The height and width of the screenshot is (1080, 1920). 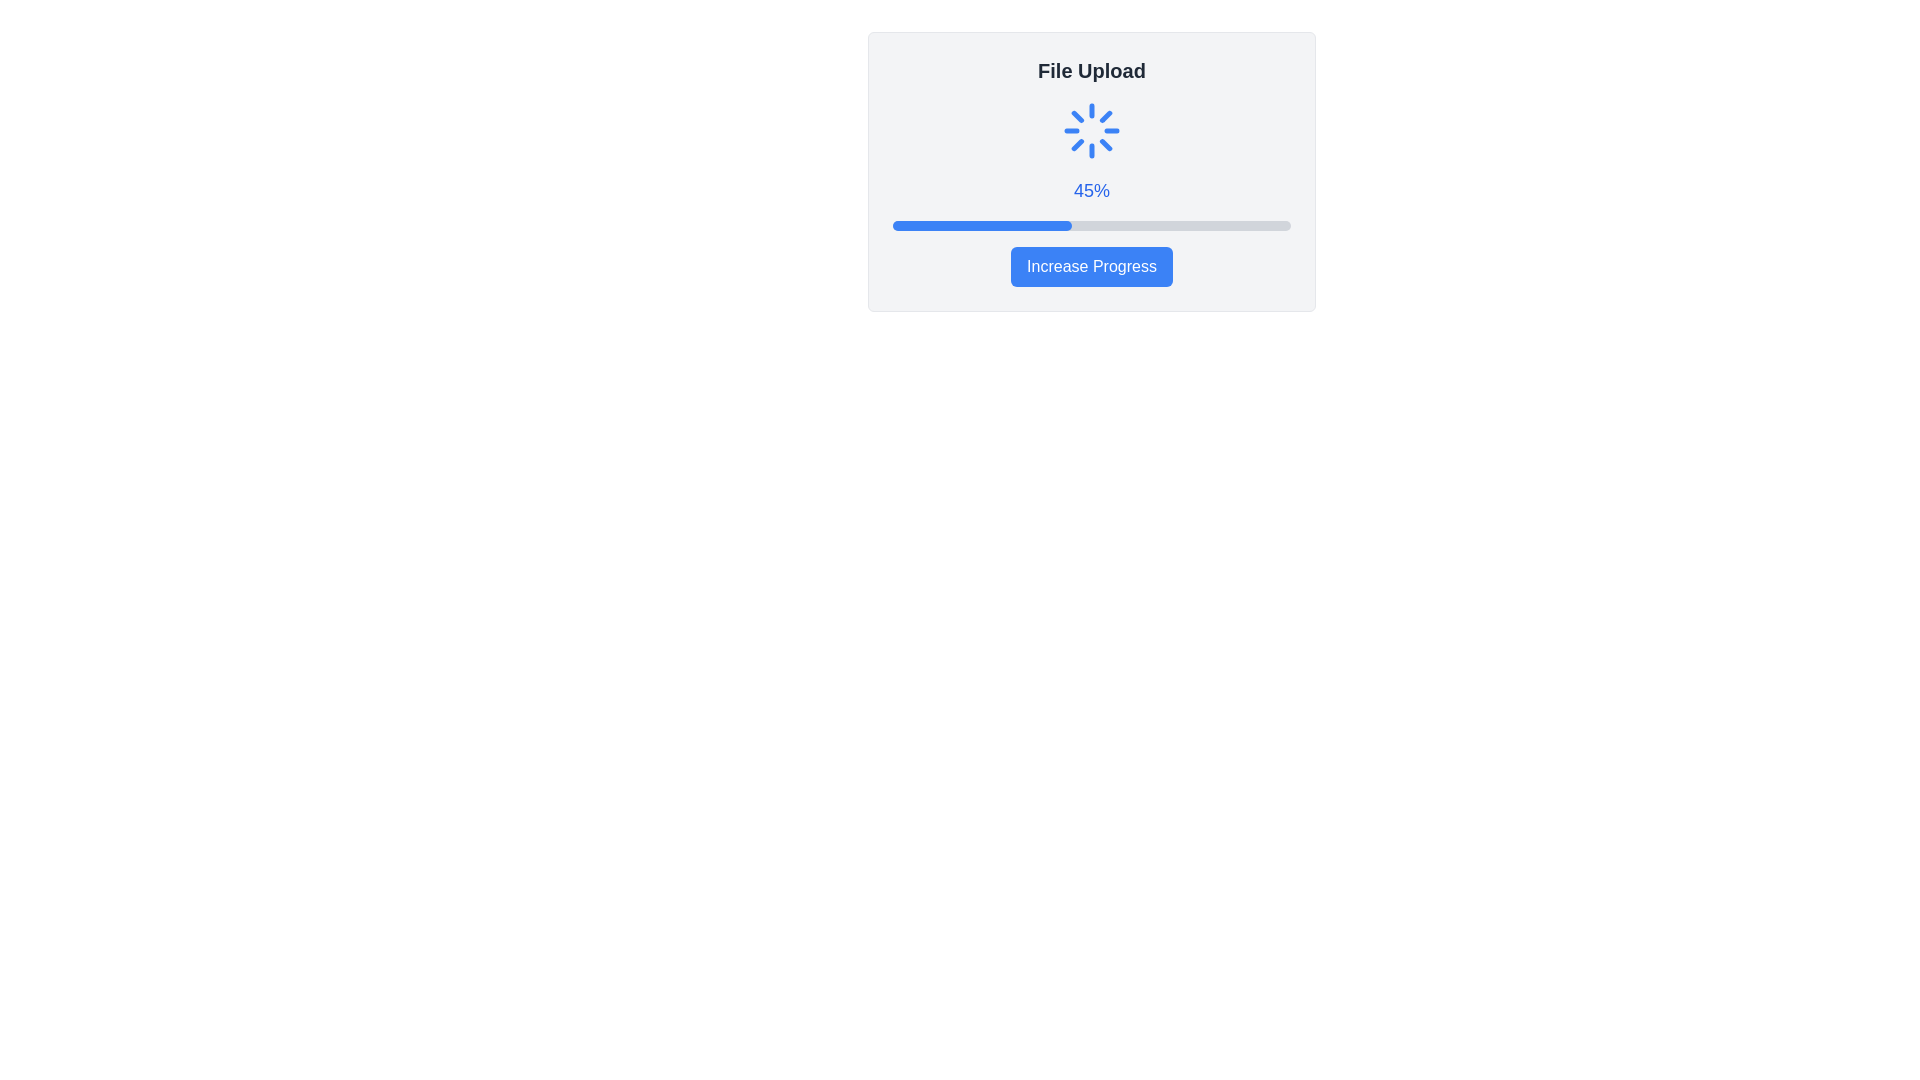 I want to click on the small line forming a downward slope to the left, part of the animated blue loader icon located above the 'File Upload' progress bar, so click(x=1098, y=112).